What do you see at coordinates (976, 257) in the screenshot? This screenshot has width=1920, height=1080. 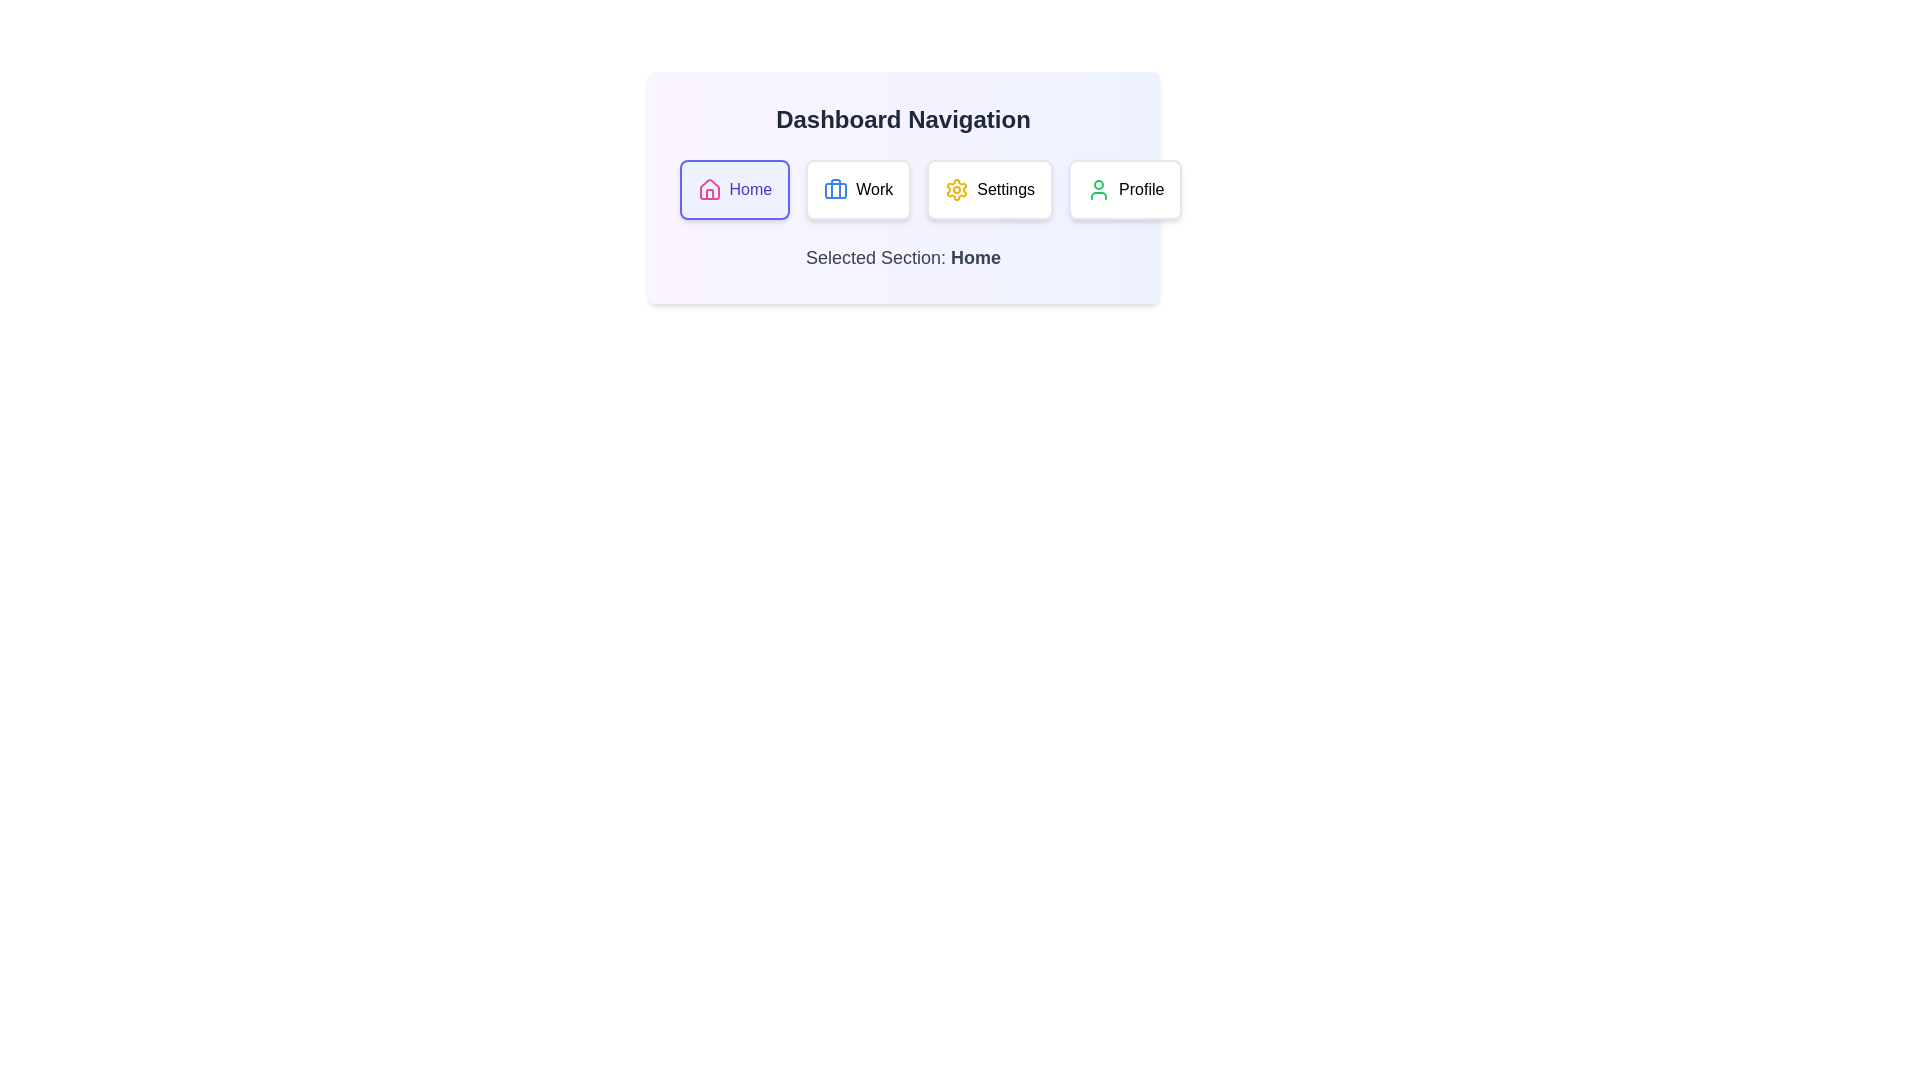 I see `text label indicating the currently selected section, which displays 'Home' as part of 'Selected Section: Home'` at bounding box center [976, 257].